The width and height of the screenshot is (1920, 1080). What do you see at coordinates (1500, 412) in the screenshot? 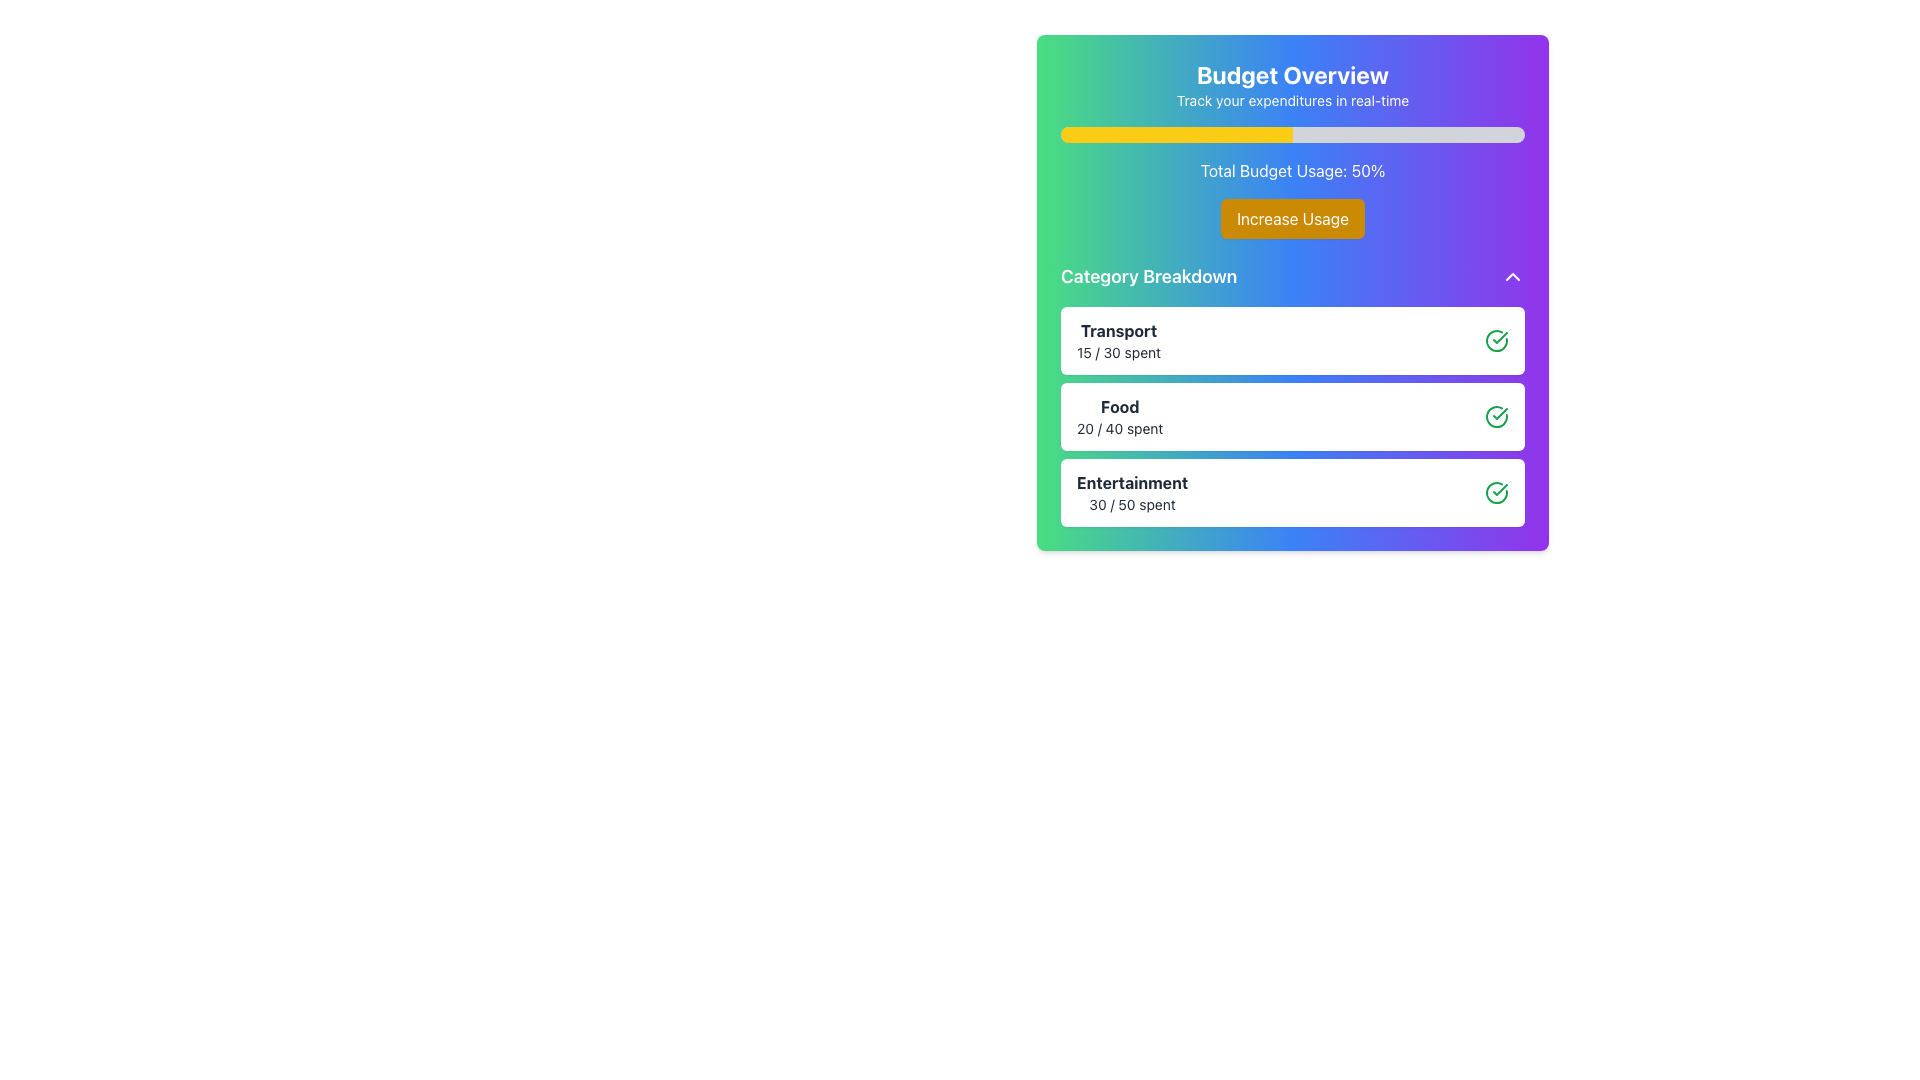
I see `the green tick mark icon indicating confirmation, located in the 'Category Breakdown' section to the right of the 'Transport' line item` at bounding box center [1500, 412].